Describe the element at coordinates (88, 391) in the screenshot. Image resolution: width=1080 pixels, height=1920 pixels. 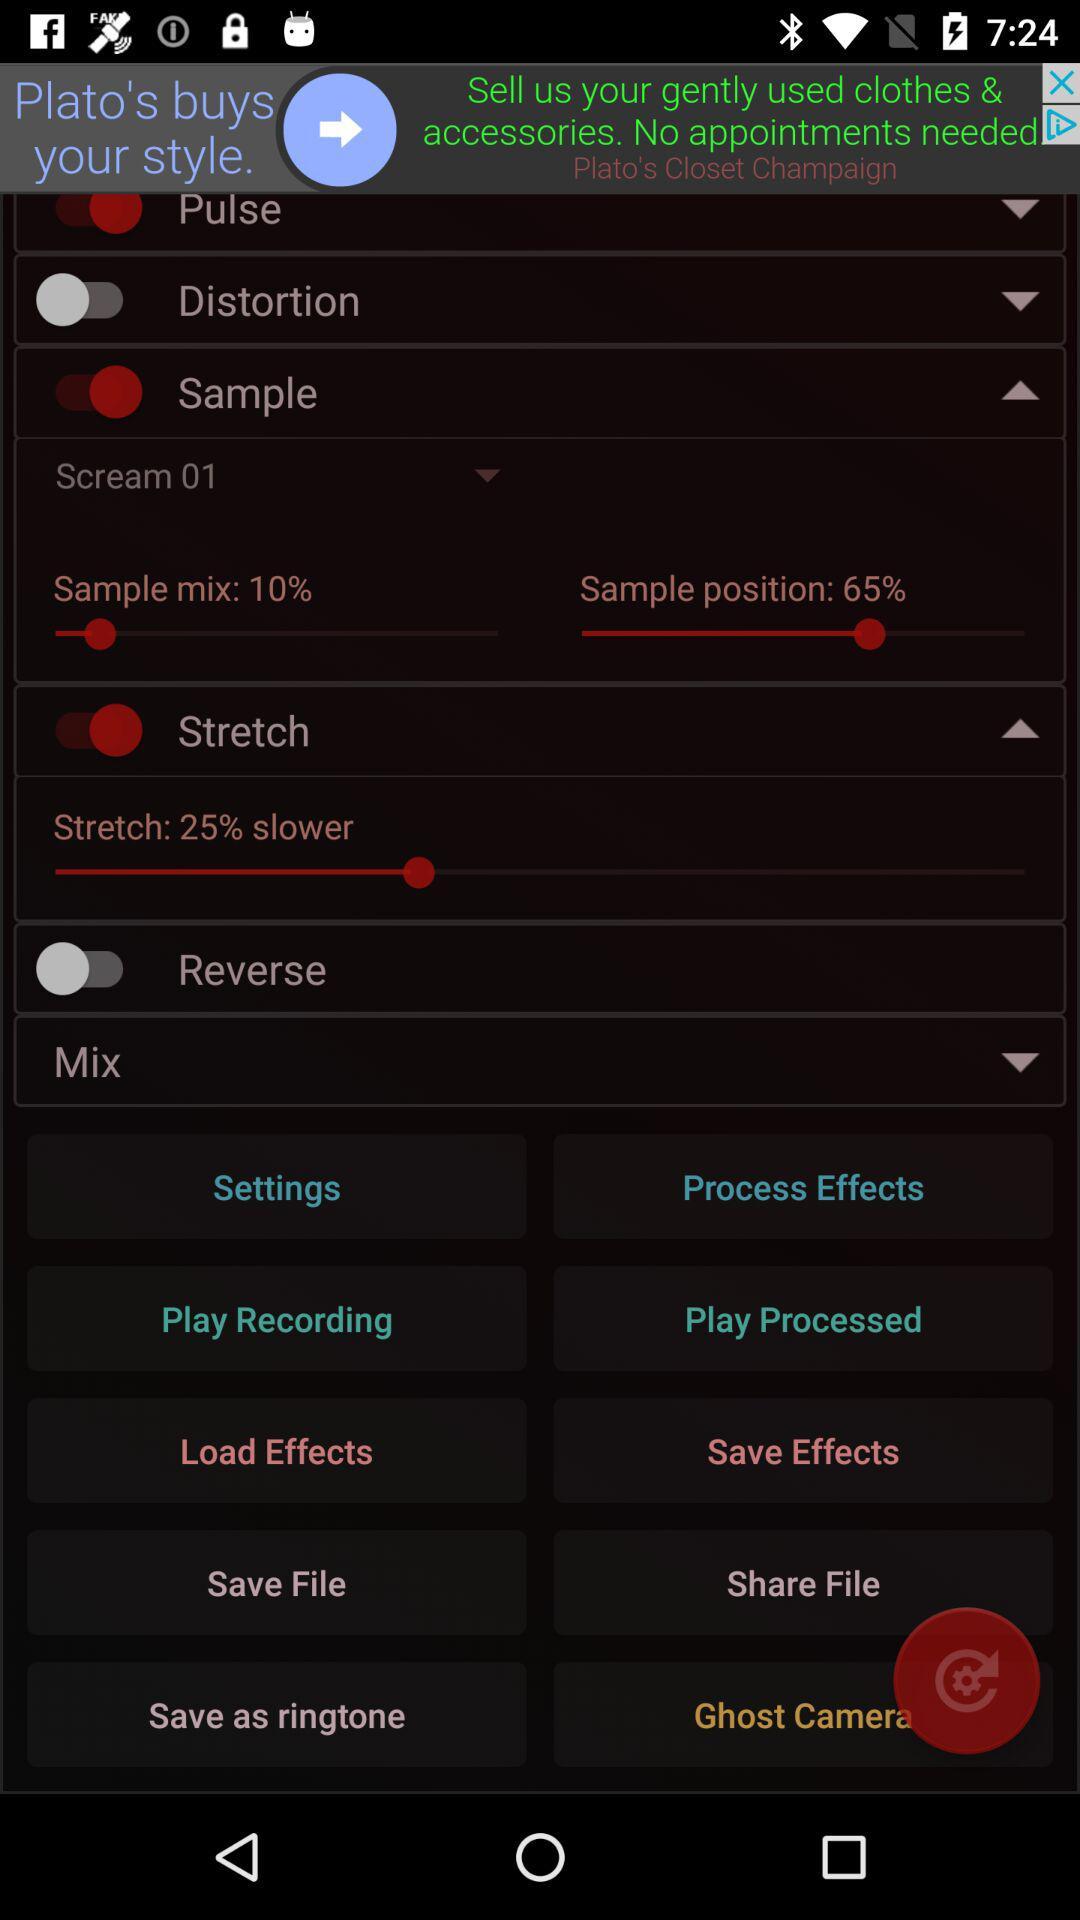
I see `on` at that location.